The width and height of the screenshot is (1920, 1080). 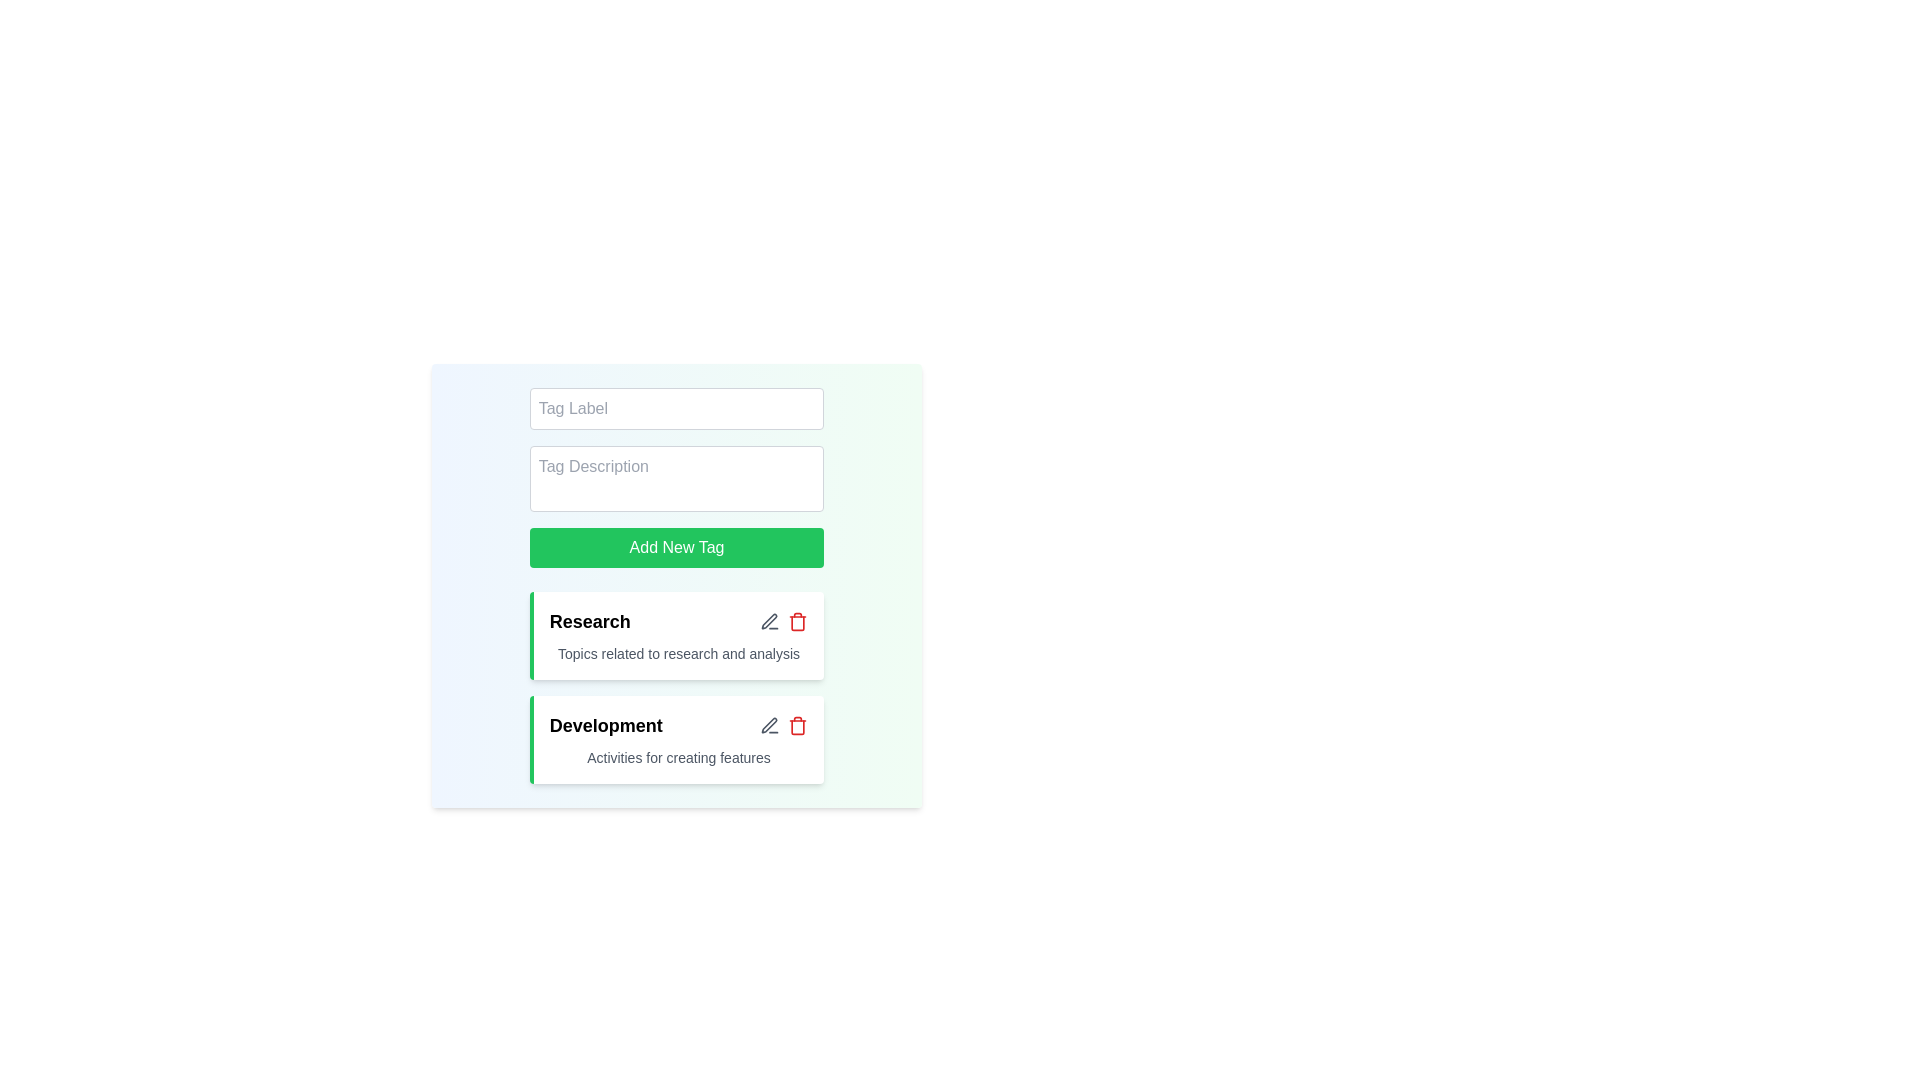 What do you see at coordinates (769, 725) in the screenshot?
I see `the edit icon button located at the top-right corner of the 'Development' card to initiate the edit action` at bounding box center [769, 725].